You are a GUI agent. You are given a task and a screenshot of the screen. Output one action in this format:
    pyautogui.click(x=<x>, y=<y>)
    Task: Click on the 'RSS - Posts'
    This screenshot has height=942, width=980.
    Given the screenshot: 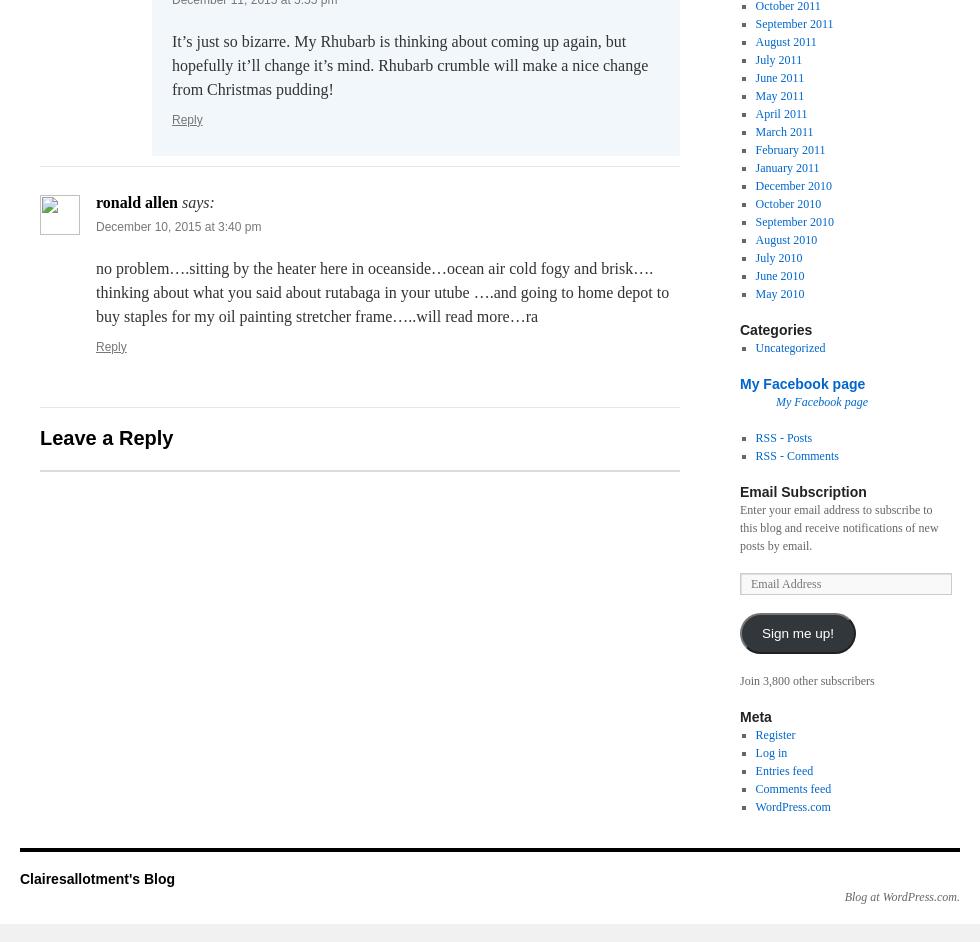 What is the action you would take?
    pyautogui.click(x=783, y=437)
    